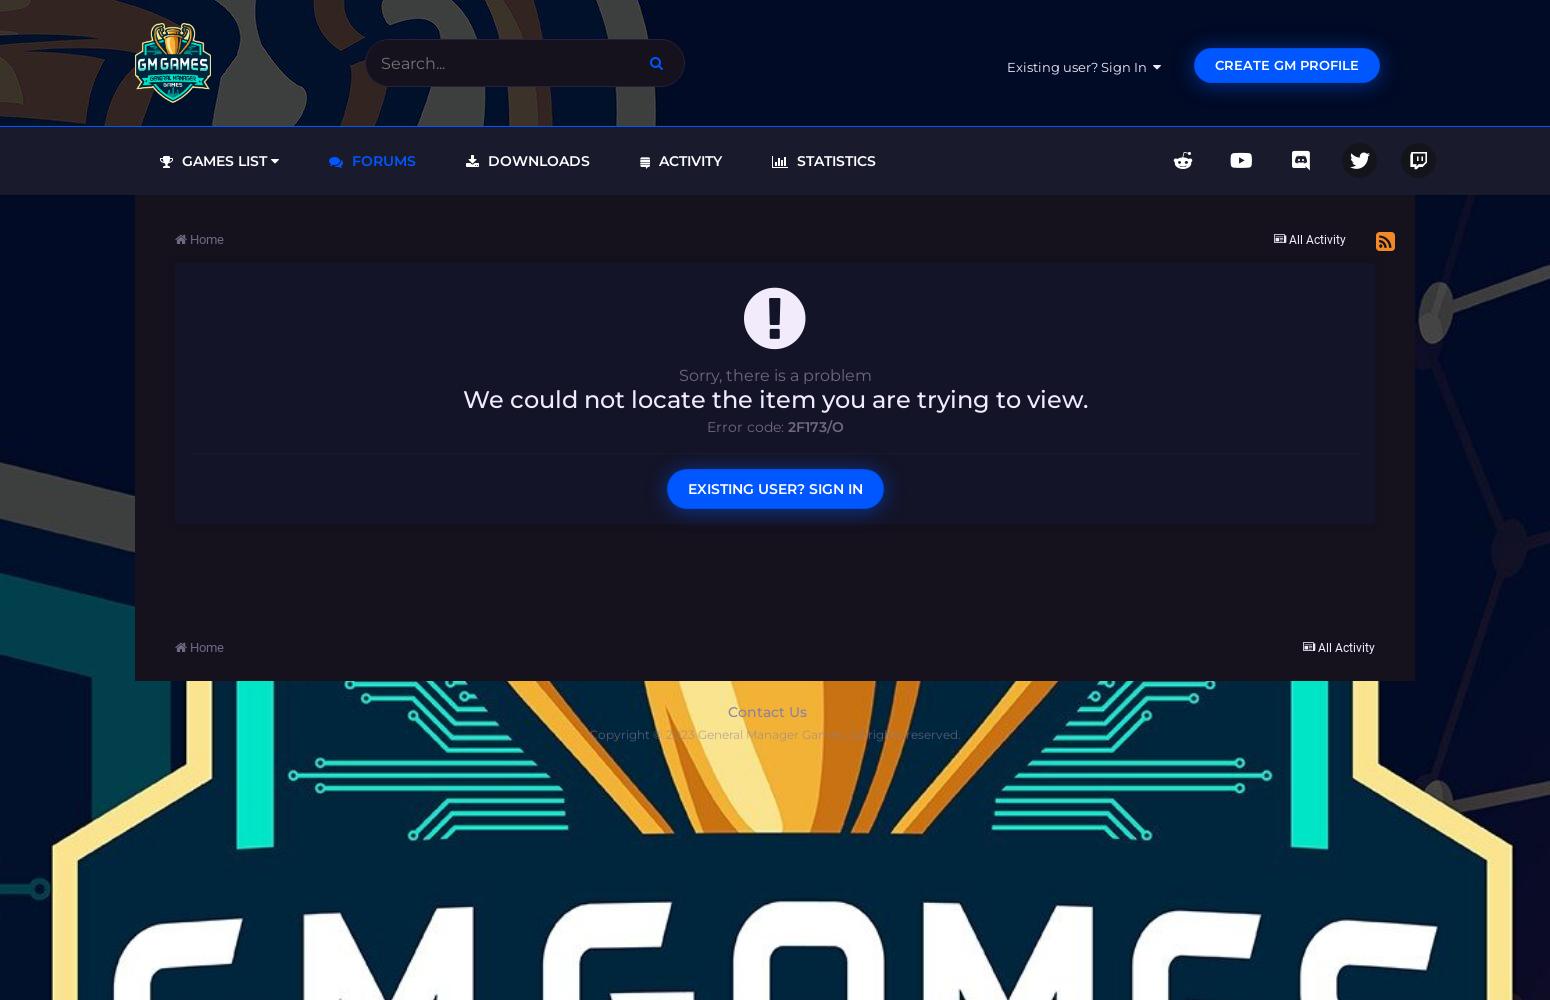 Image resolution: width=1550 pixels, height=1000 pixels. What do you see at coordinates (176, 160) in the screenshot?
I see `'Games List'` at bounding box center [176, 160].